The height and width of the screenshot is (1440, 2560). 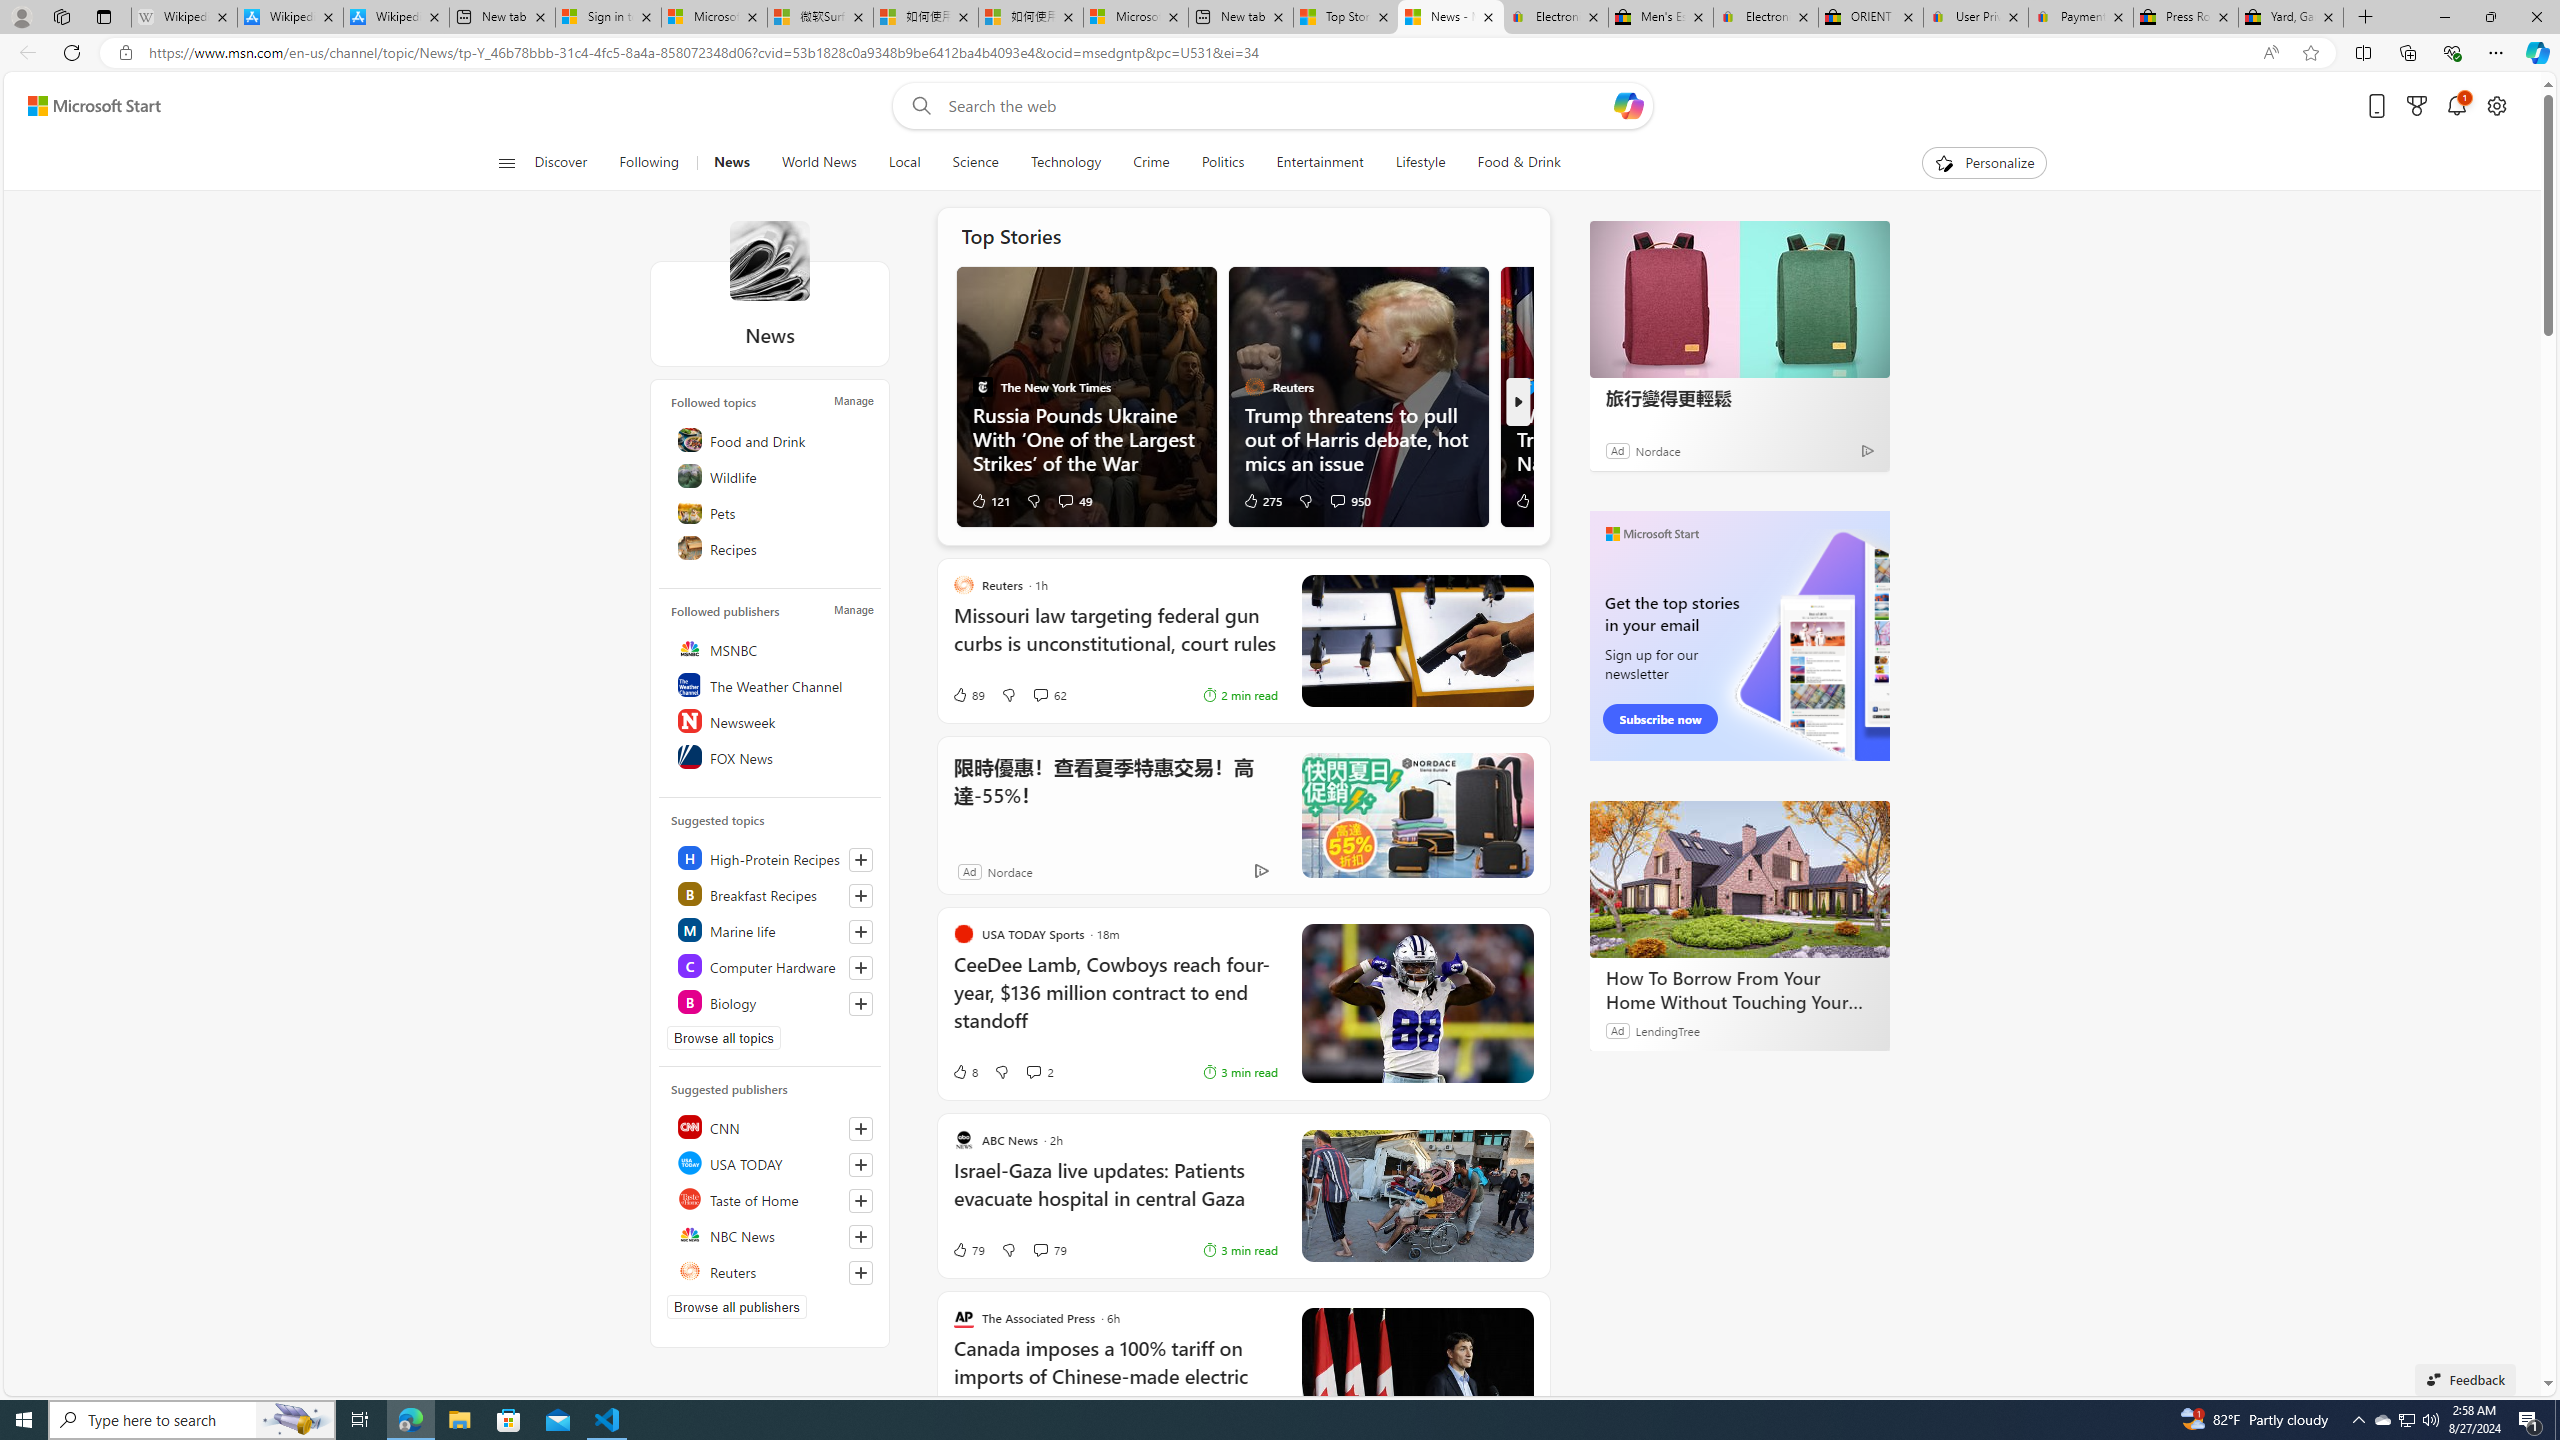 What do you see at coordinates (1261, 499) in the screenshot?
I see `'275 Like'` at bounding box center [1261, 499].